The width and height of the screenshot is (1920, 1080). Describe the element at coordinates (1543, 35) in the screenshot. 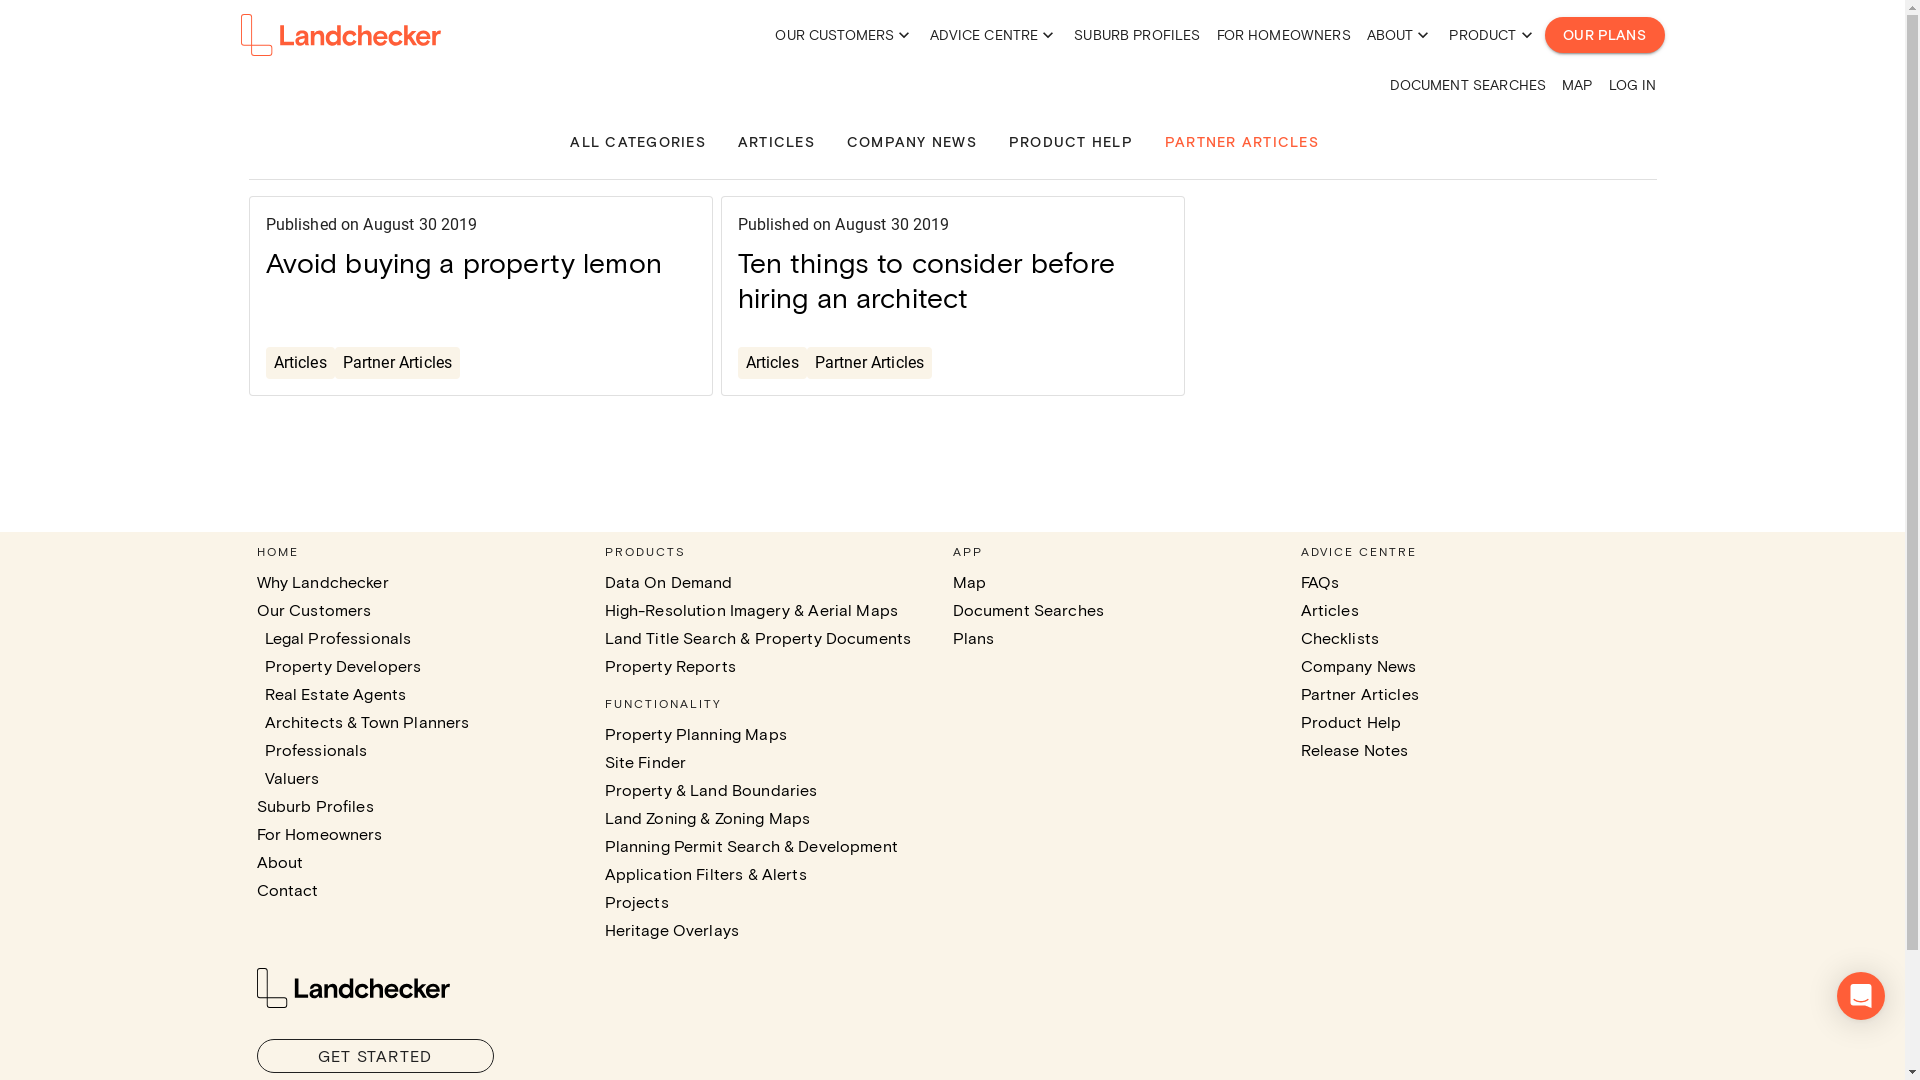

I see `'OUR PLANS'` at that location.